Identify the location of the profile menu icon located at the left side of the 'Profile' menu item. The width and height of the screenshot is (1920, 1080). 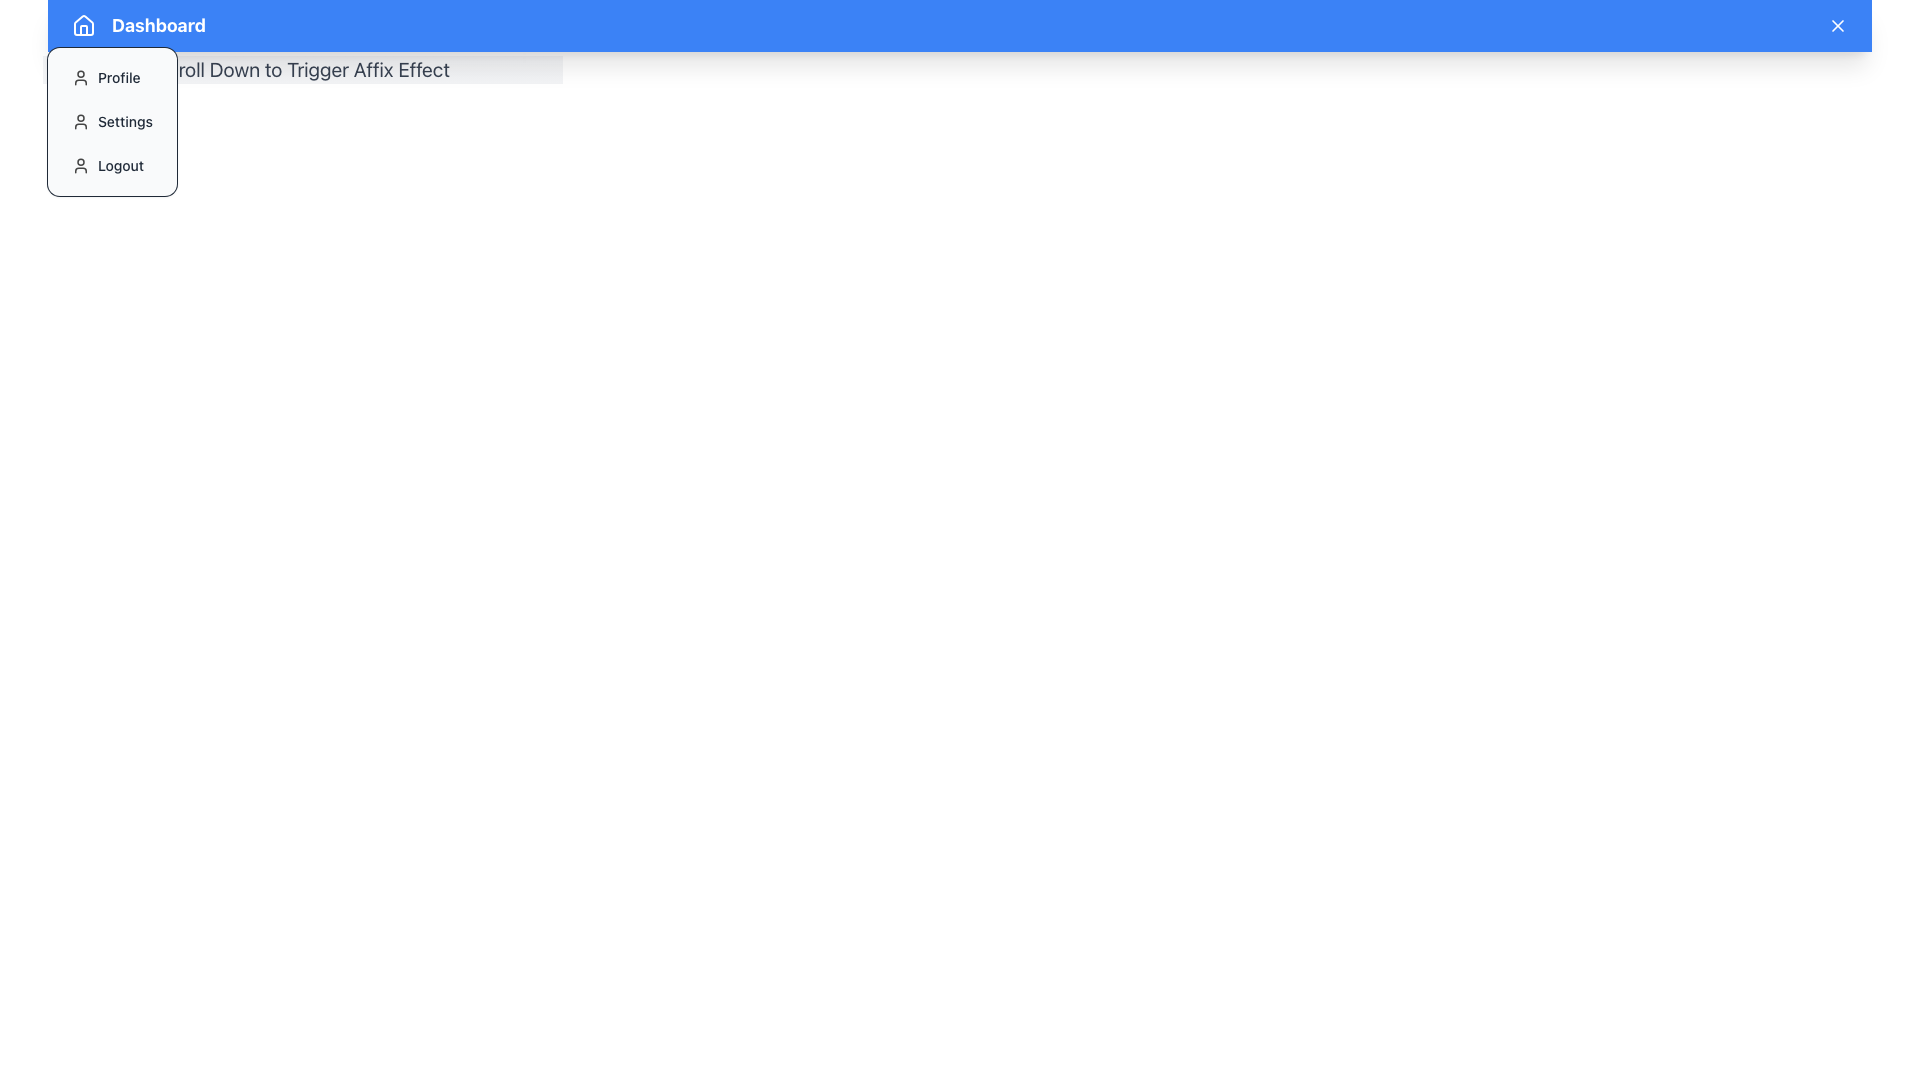
(80, 76).